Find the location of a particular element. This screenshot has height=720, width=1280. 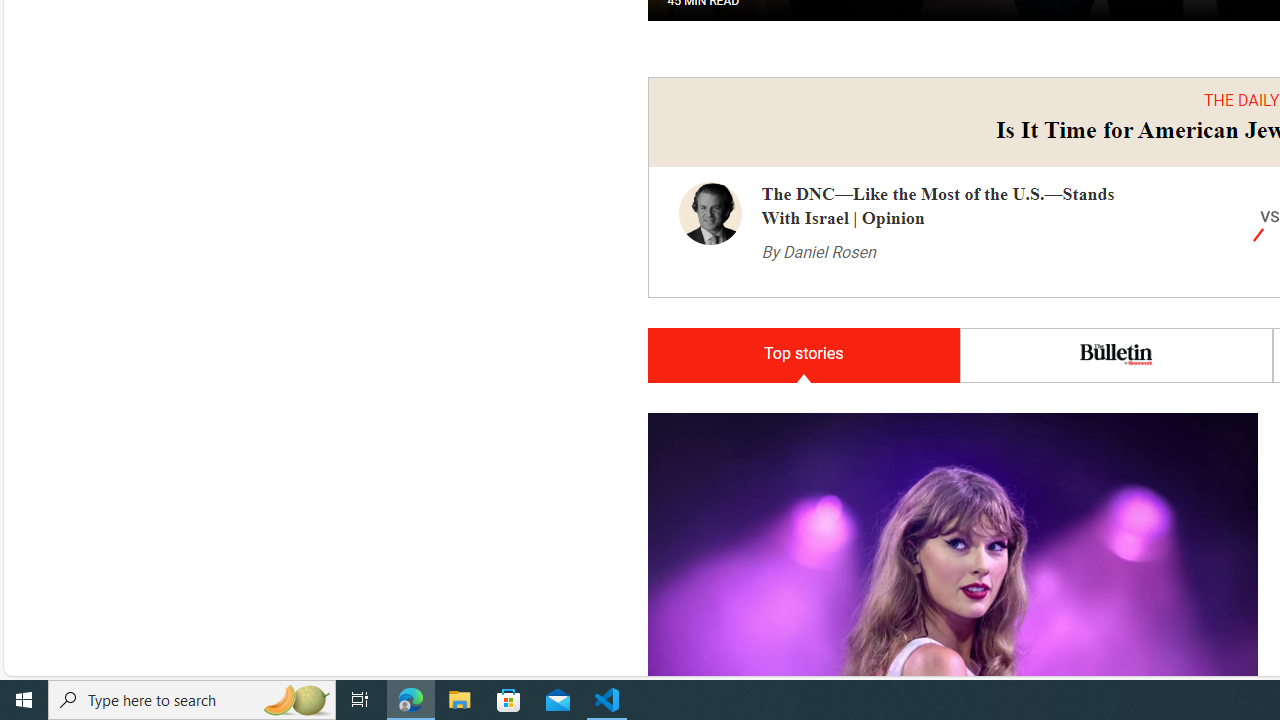

'By Daniel Rosen' is located at coordinates (818, 251).